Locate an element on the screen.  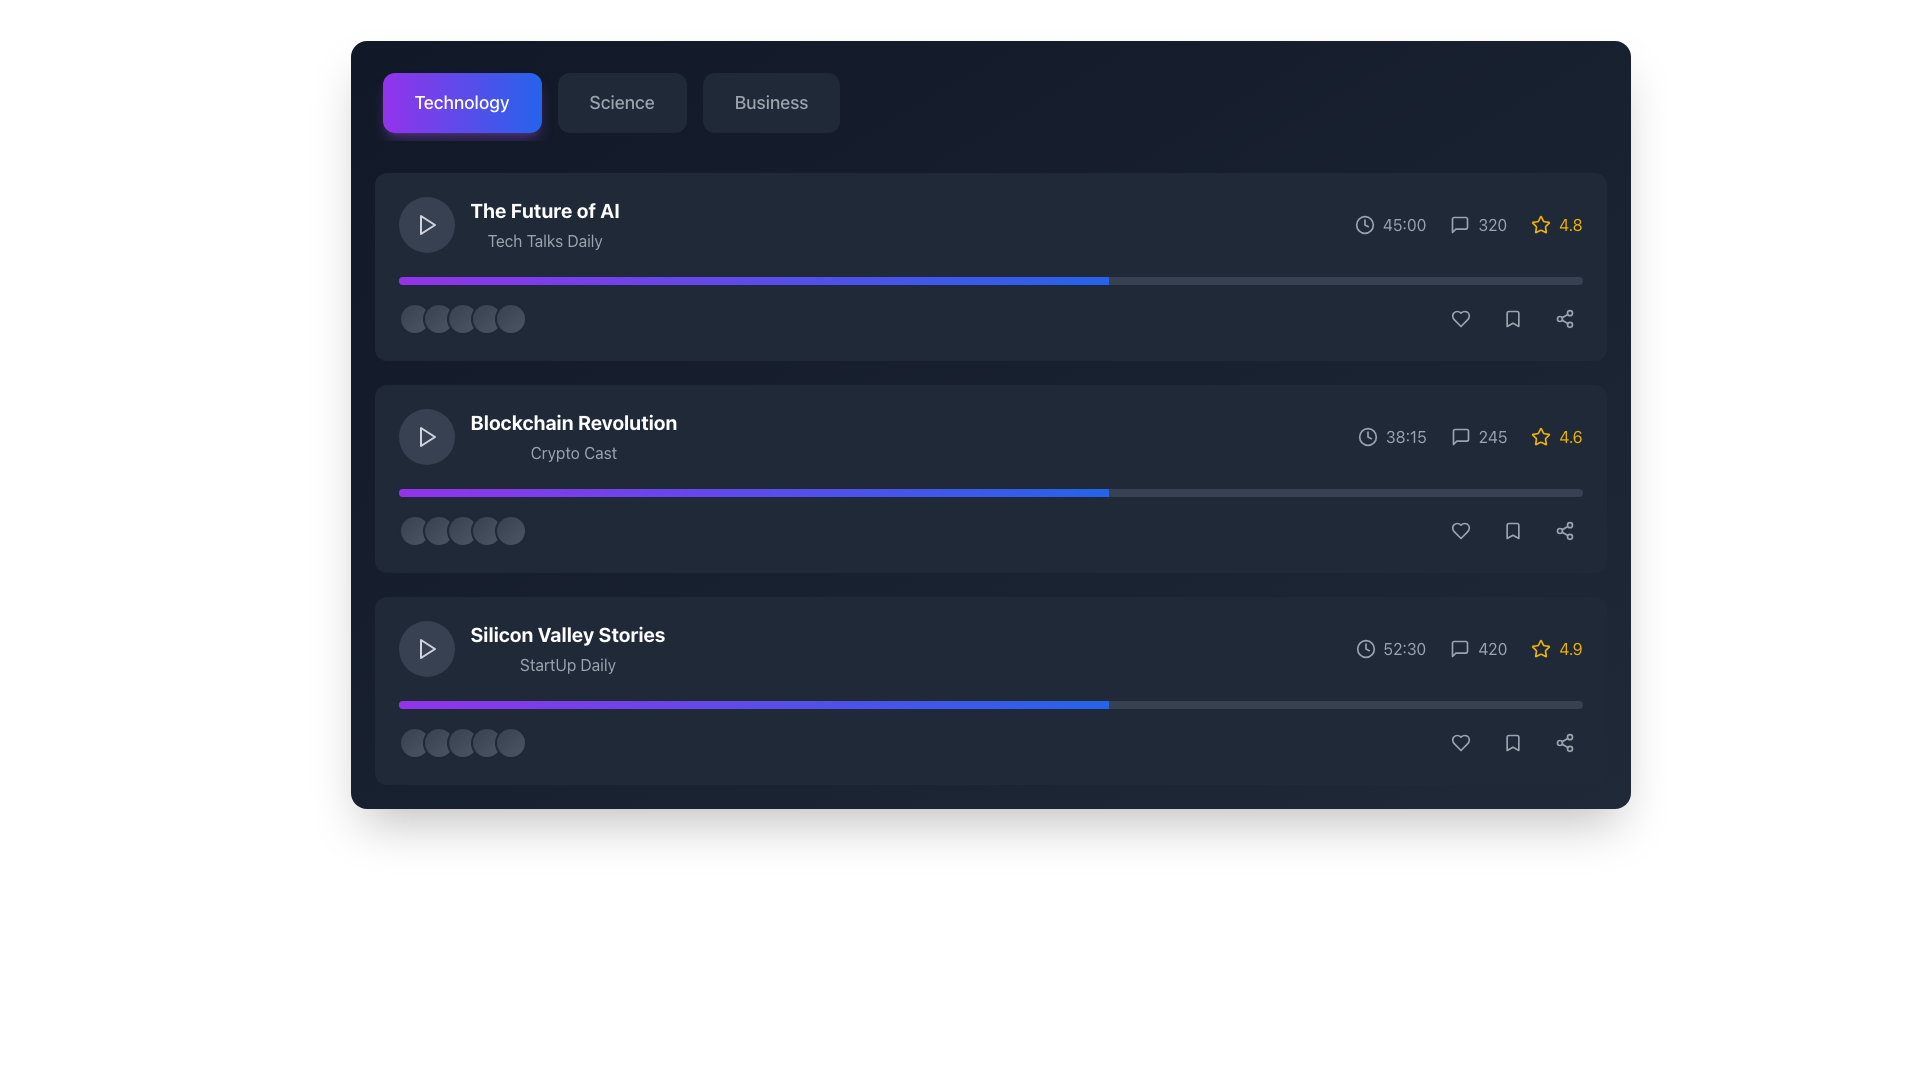
the decorative SVG circle element within the clock icon next to the duration text '38:15' for accessibility purposes is located at coordinates (1367, 435).